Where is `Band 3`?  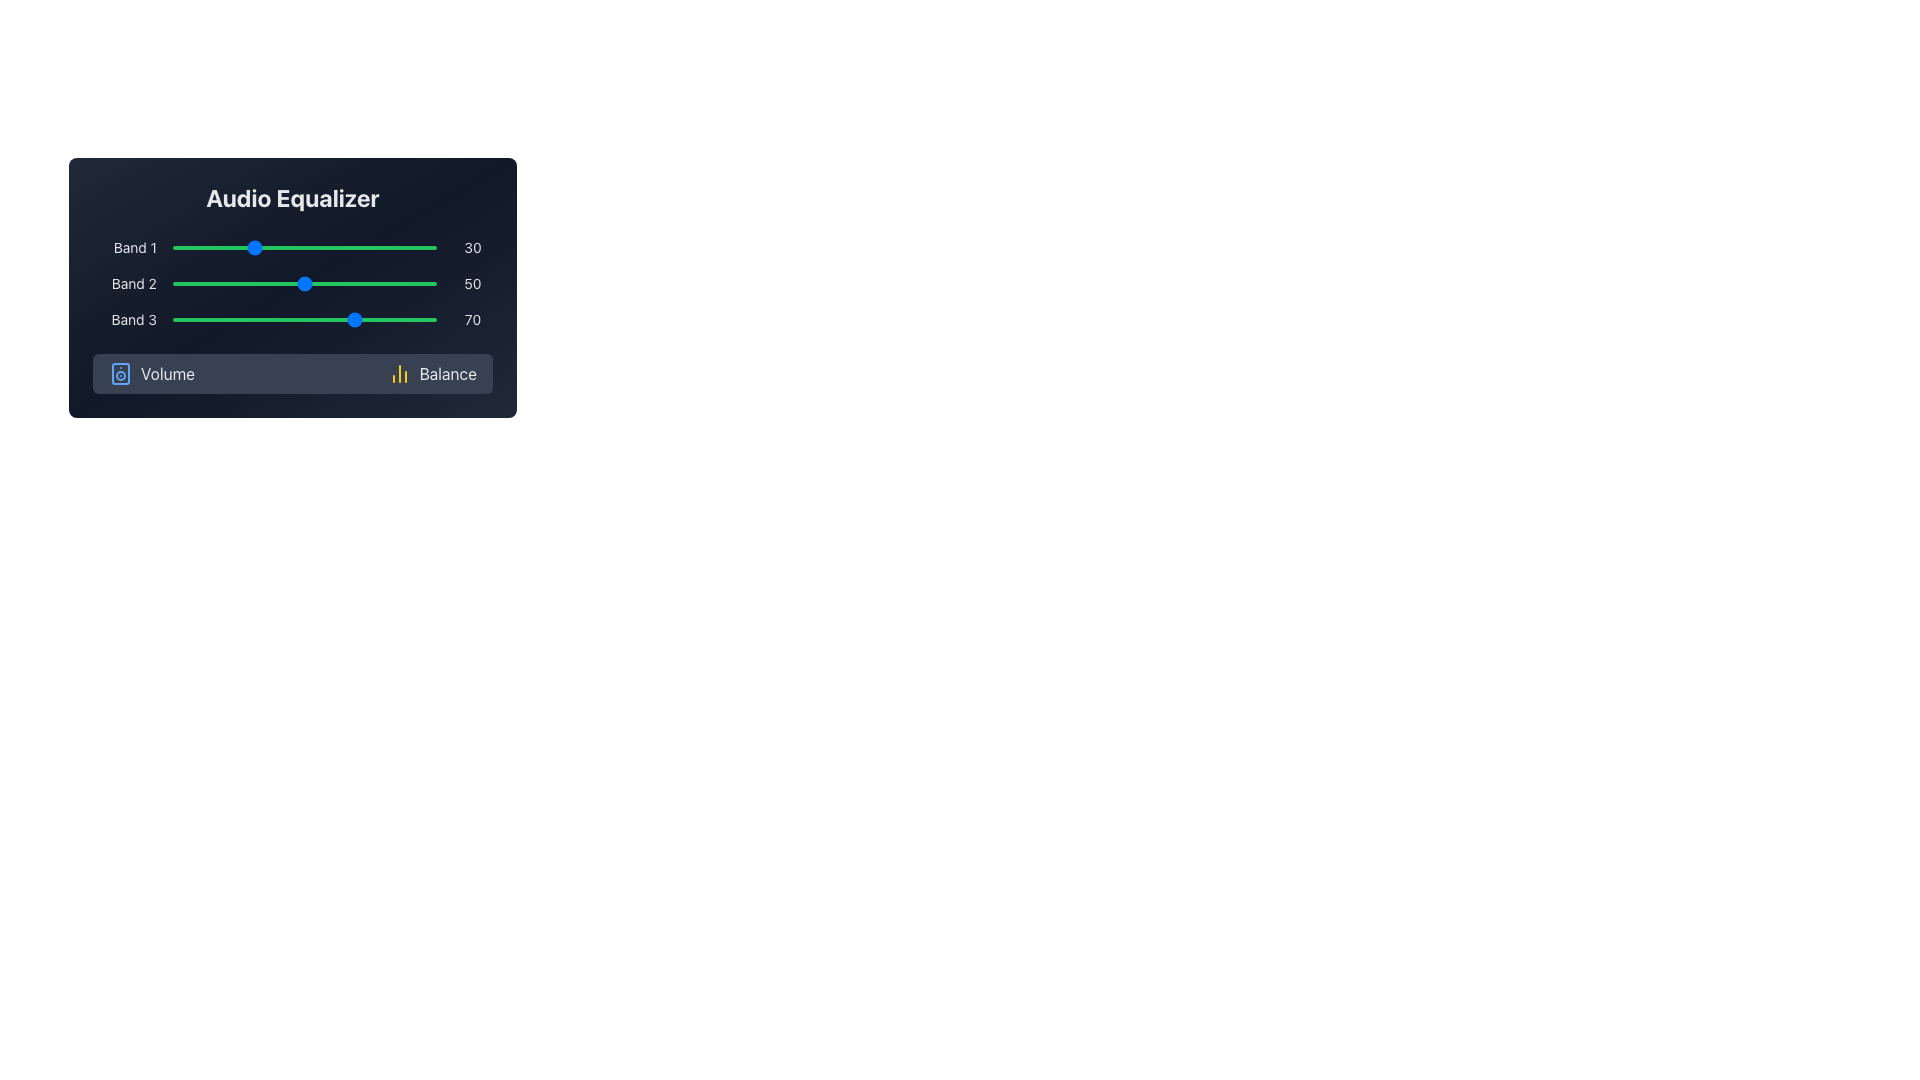
Band 3 is located at coordinates (394, 319).